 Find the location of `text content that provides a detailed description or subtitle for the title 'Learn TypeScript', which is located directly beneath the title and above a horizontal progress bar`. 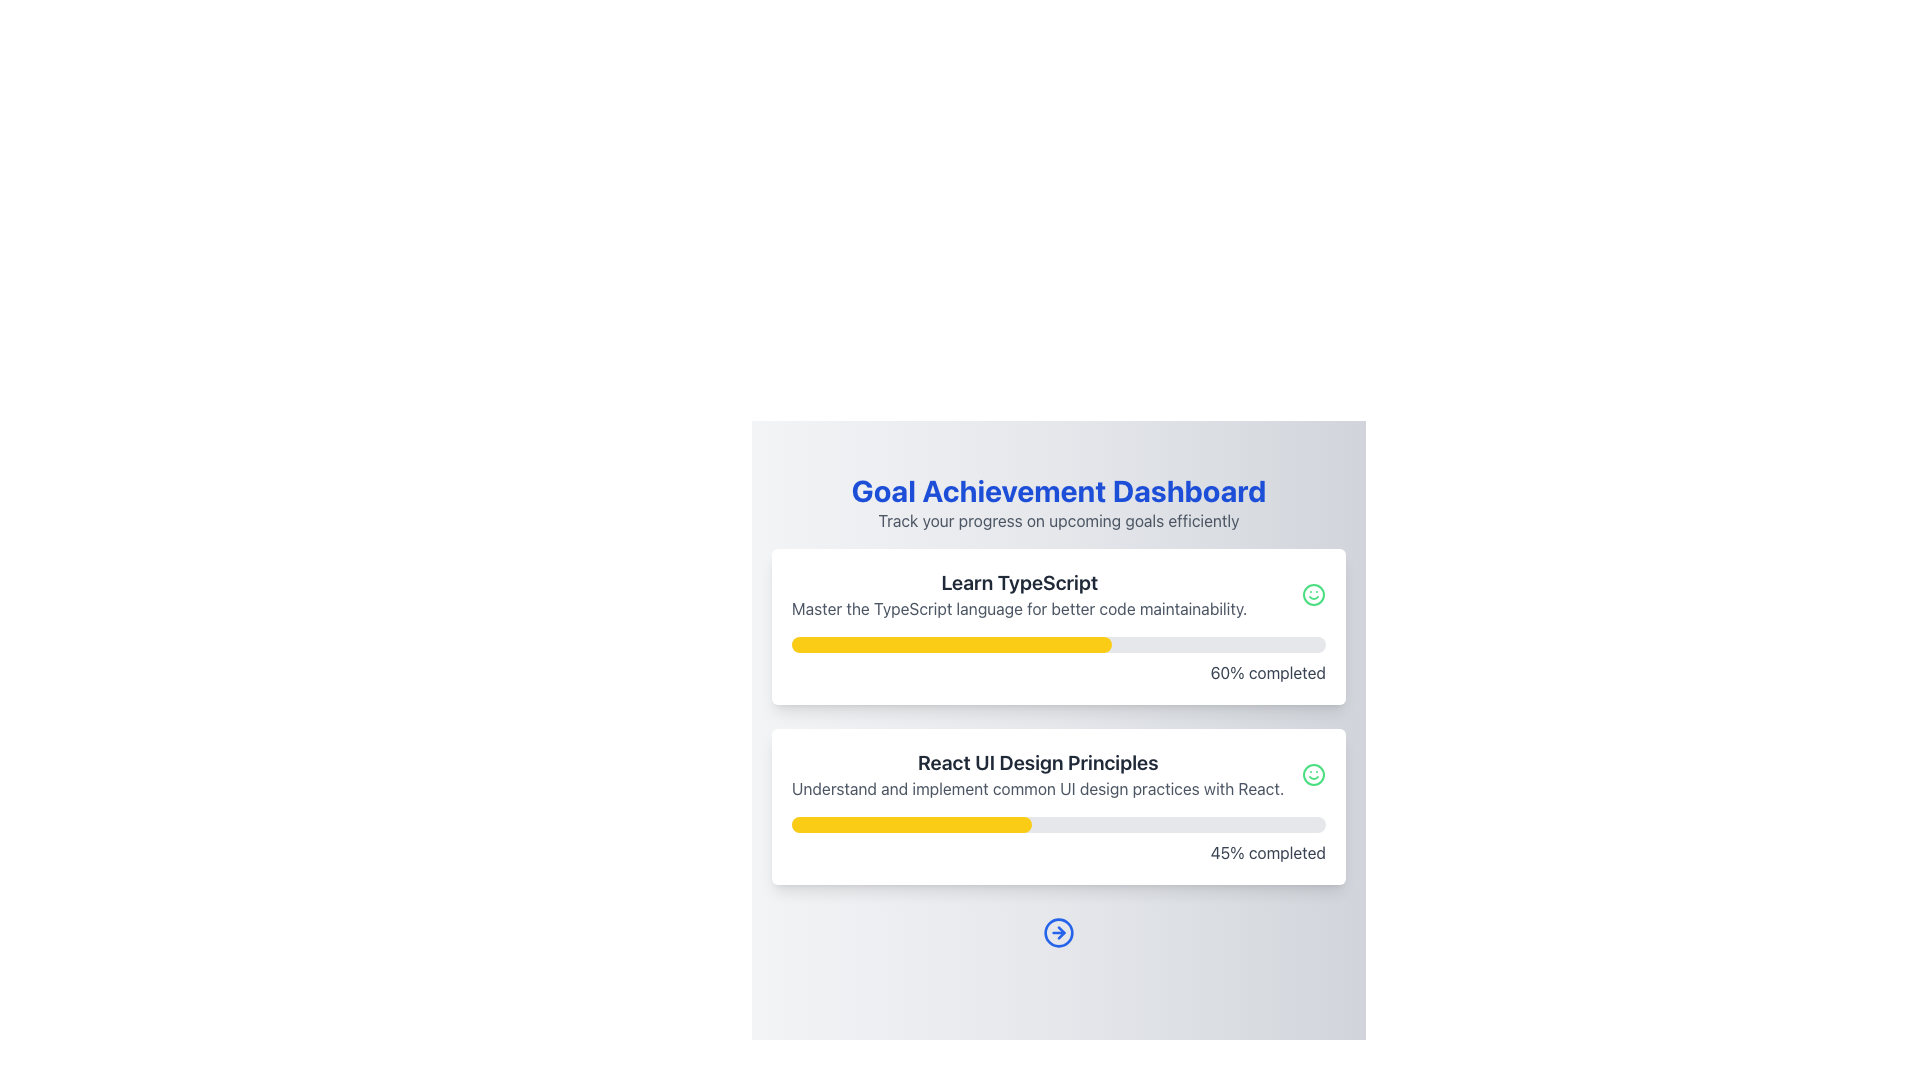

text content that provides a detailed description or subtitle for the title 'Learn TypeScript', which is located directly beneath the title and above a horizontal progress bar is located at coordinates (1019, 608).